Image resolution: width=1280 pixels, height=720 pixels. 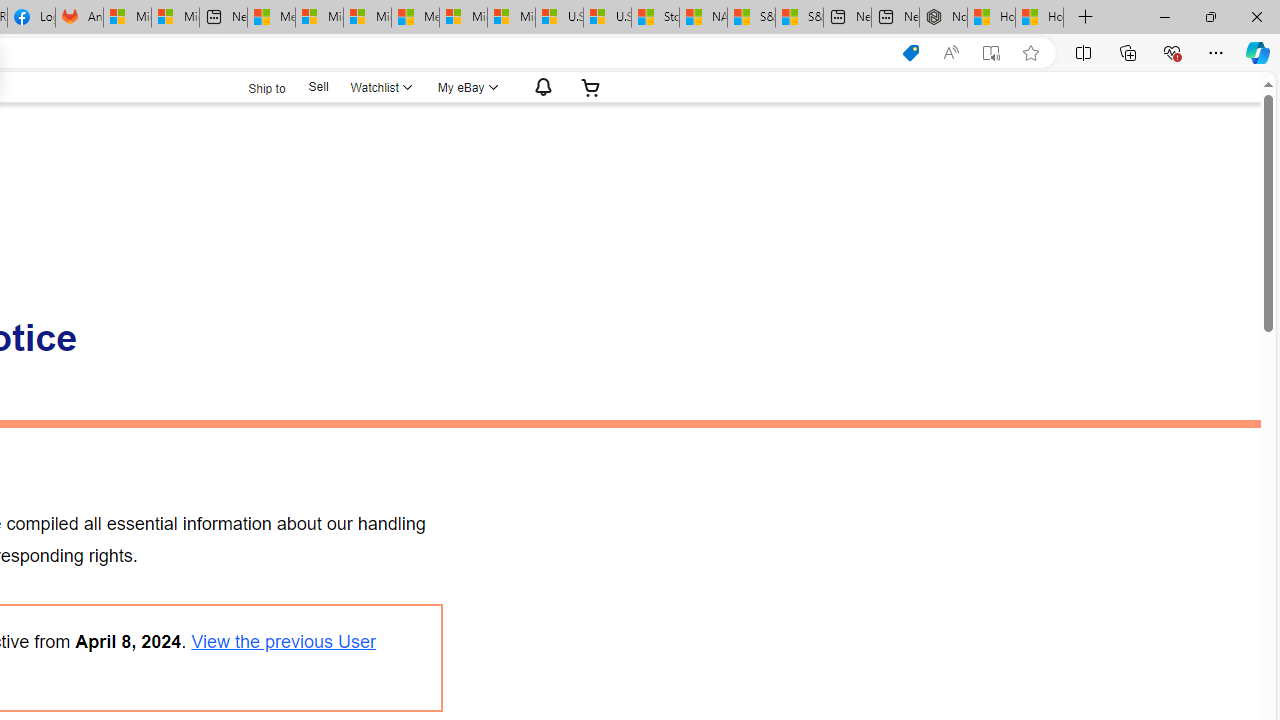 What do you see at coordinates (380, 86) in the screenshot?
I see `'WatchlistExpand Watch List'` at bounding box center [380, 86].